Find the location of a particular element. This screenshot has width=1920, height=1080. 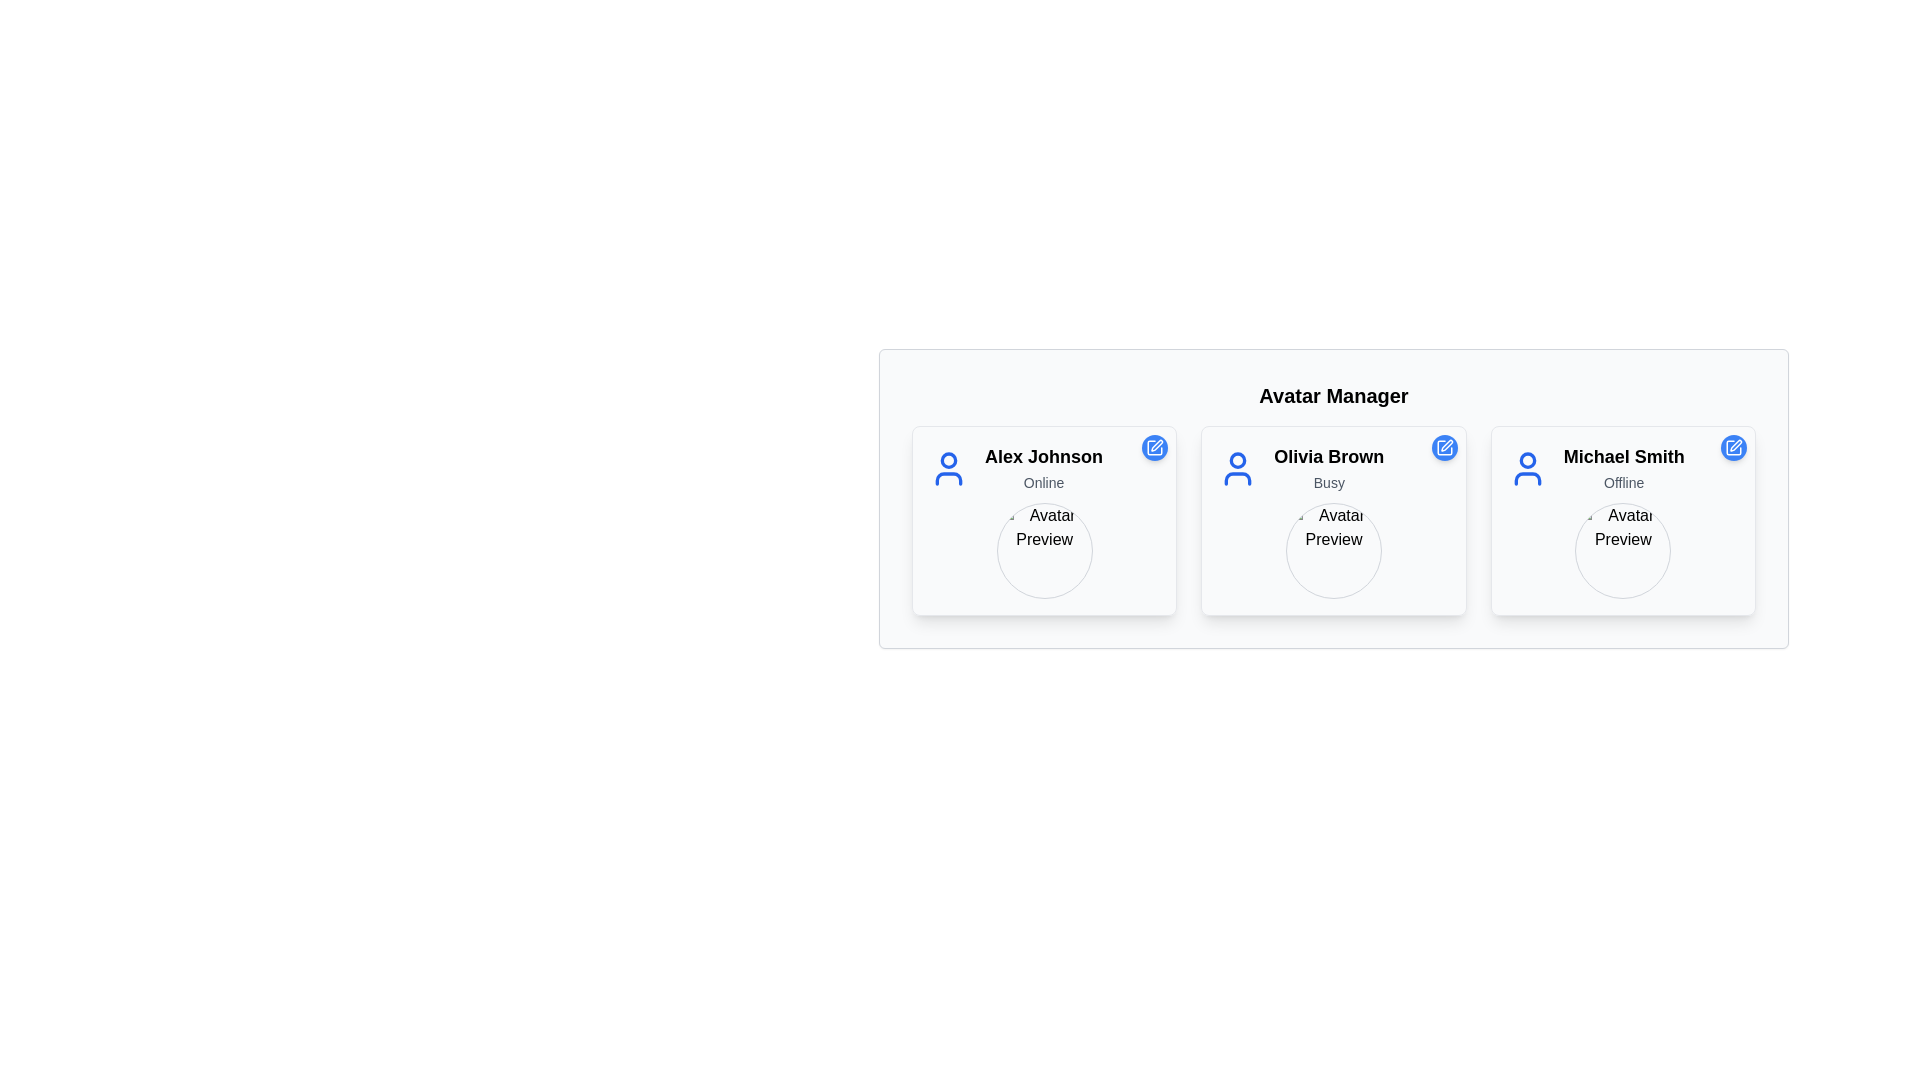

the text display element containing the username 'Michael Smith' and status 'Offline', located within the third card under the 'Avatar Manager' heading is located at coordinates (1623, 469).